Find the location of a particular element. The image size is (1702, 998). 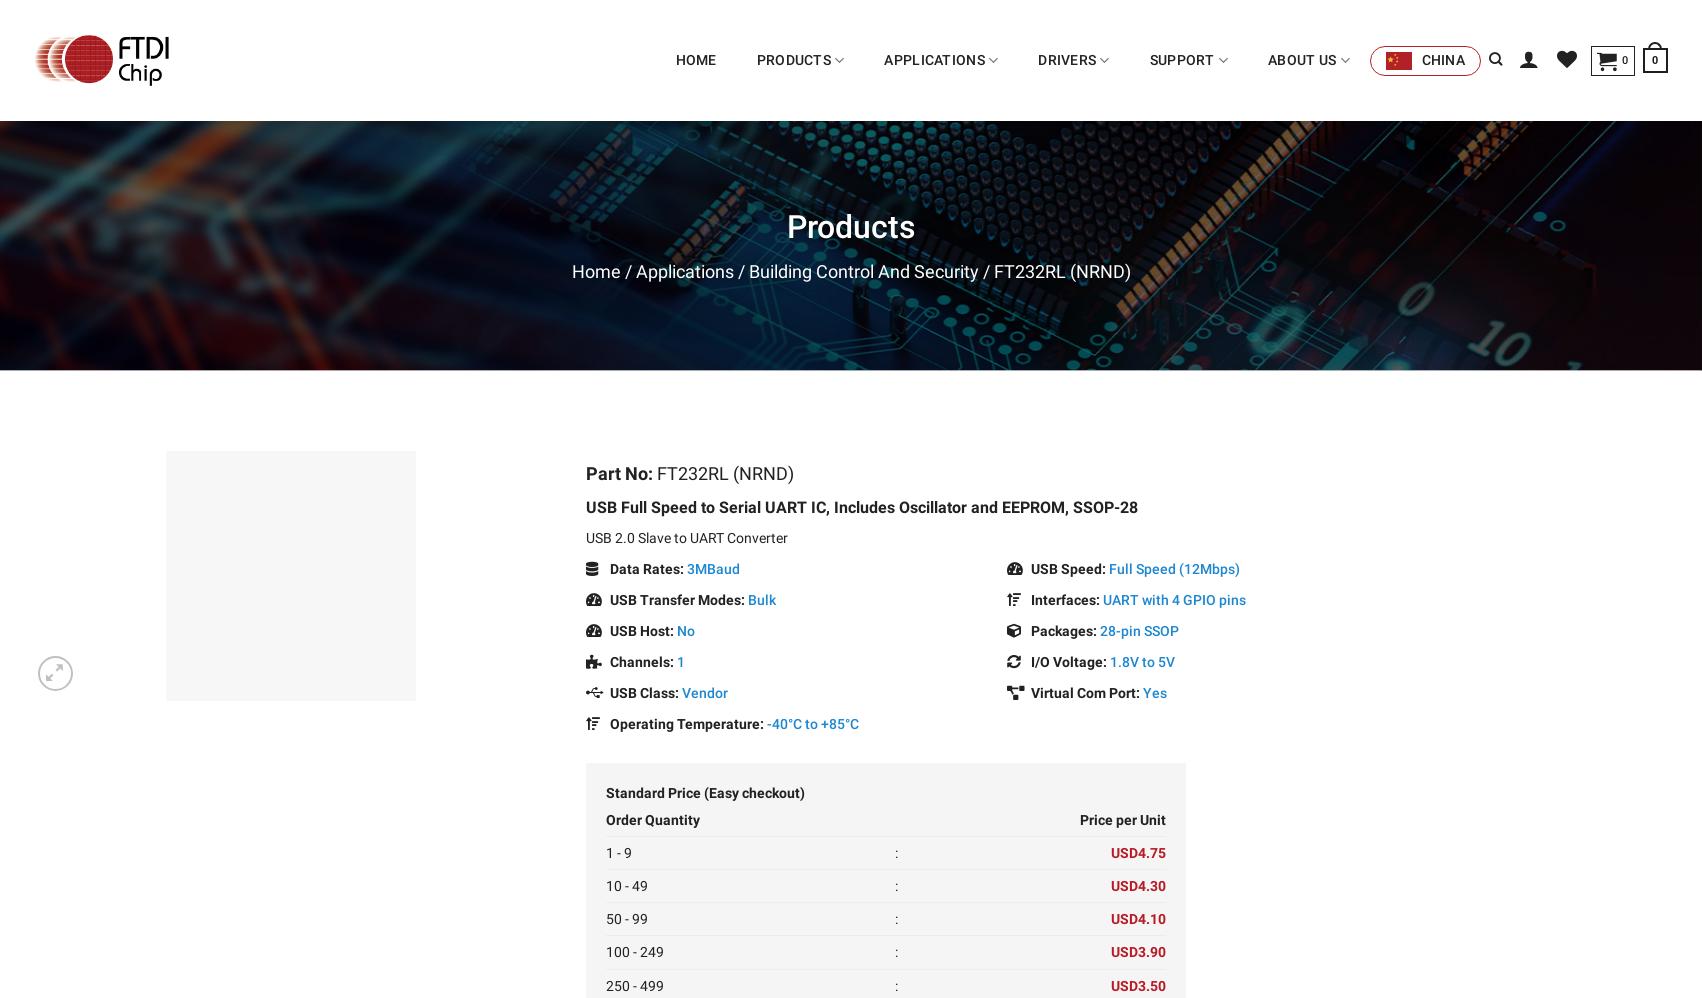

'USB Speed:' is located at coordinates (1025, 566).